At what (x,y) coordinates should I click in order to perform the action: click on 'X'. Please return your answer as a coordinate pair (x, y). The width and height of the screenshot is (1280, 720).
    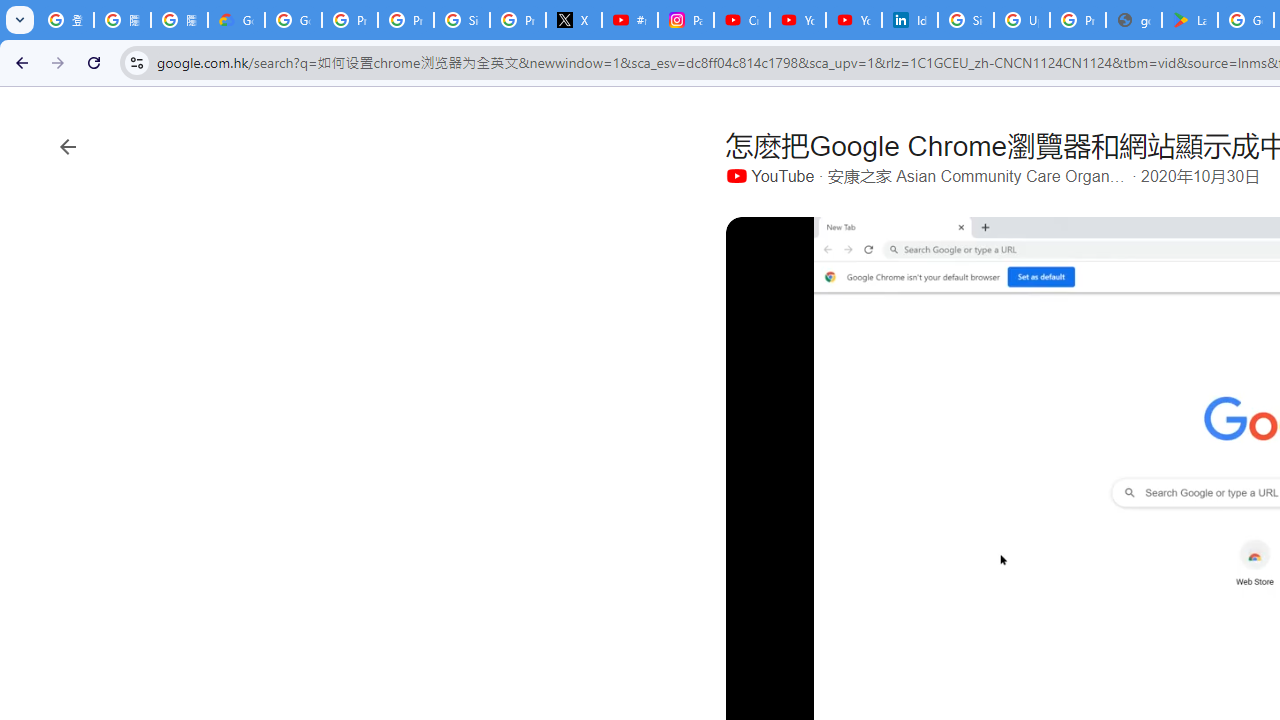
    Looking at the image, I should click on (573, 20).